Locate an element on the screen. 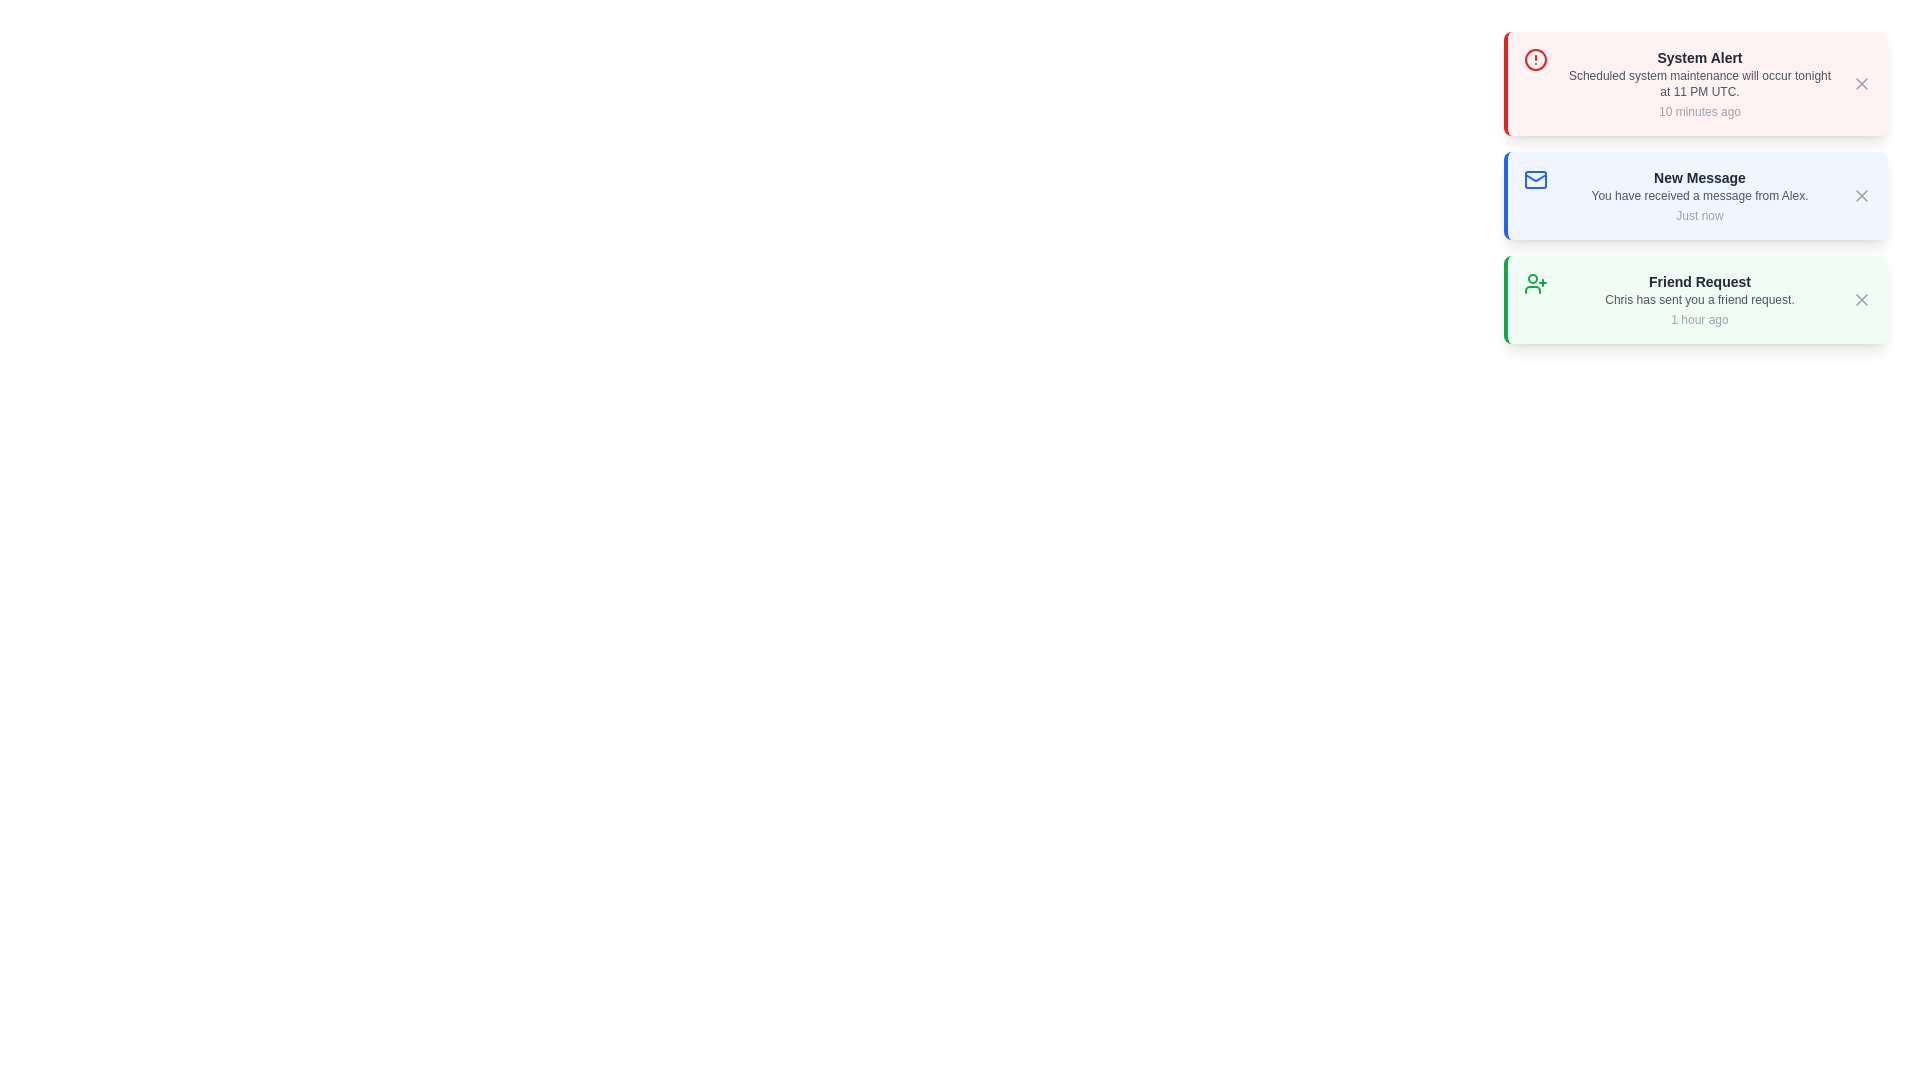 The height and width of the screenshot is (1080, 1920). the second notification in the top-right corner of the view is located at coordinates (1694, 196).